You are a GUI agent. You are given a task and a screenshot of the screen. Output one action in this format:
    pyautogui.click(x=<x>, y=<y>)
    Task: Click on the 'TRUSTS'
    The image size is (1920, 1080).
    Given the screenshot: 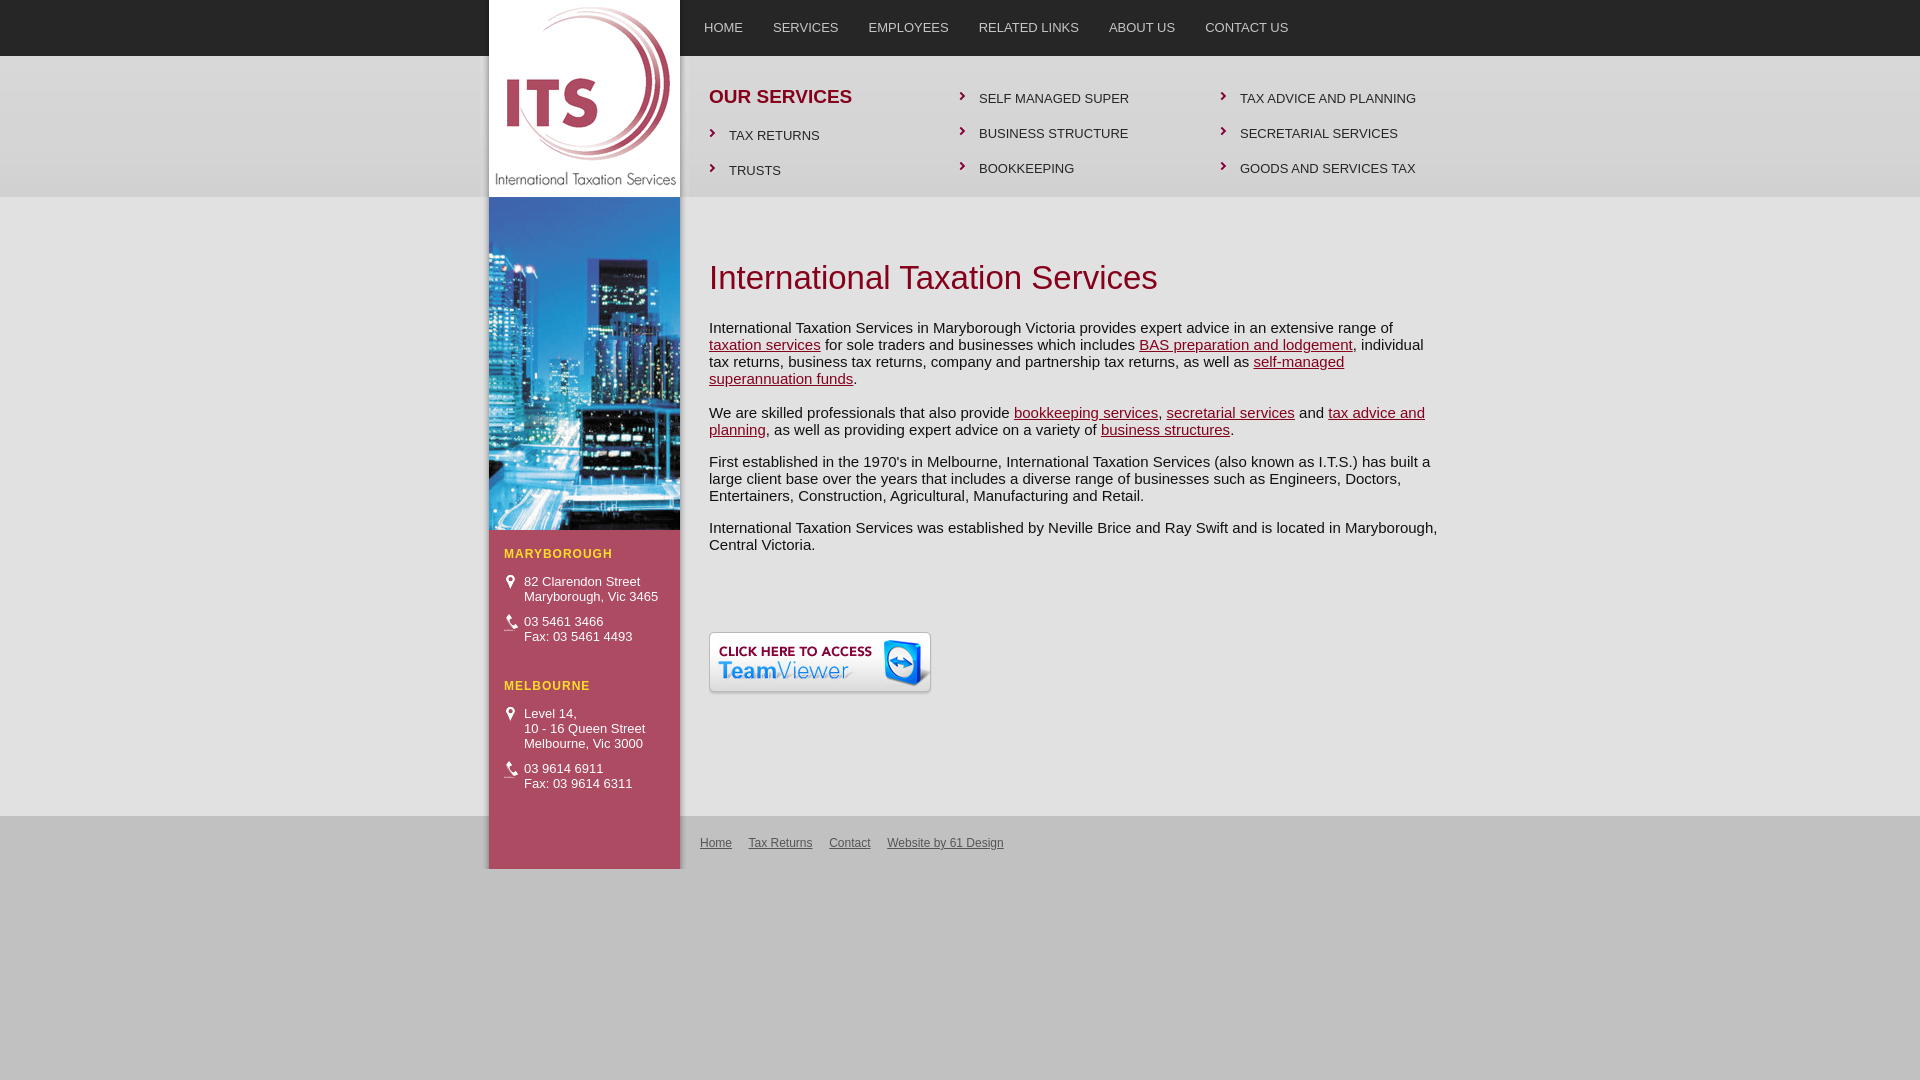 What is the action you would take?
    pyautogui.click(x=819, y=169)
    